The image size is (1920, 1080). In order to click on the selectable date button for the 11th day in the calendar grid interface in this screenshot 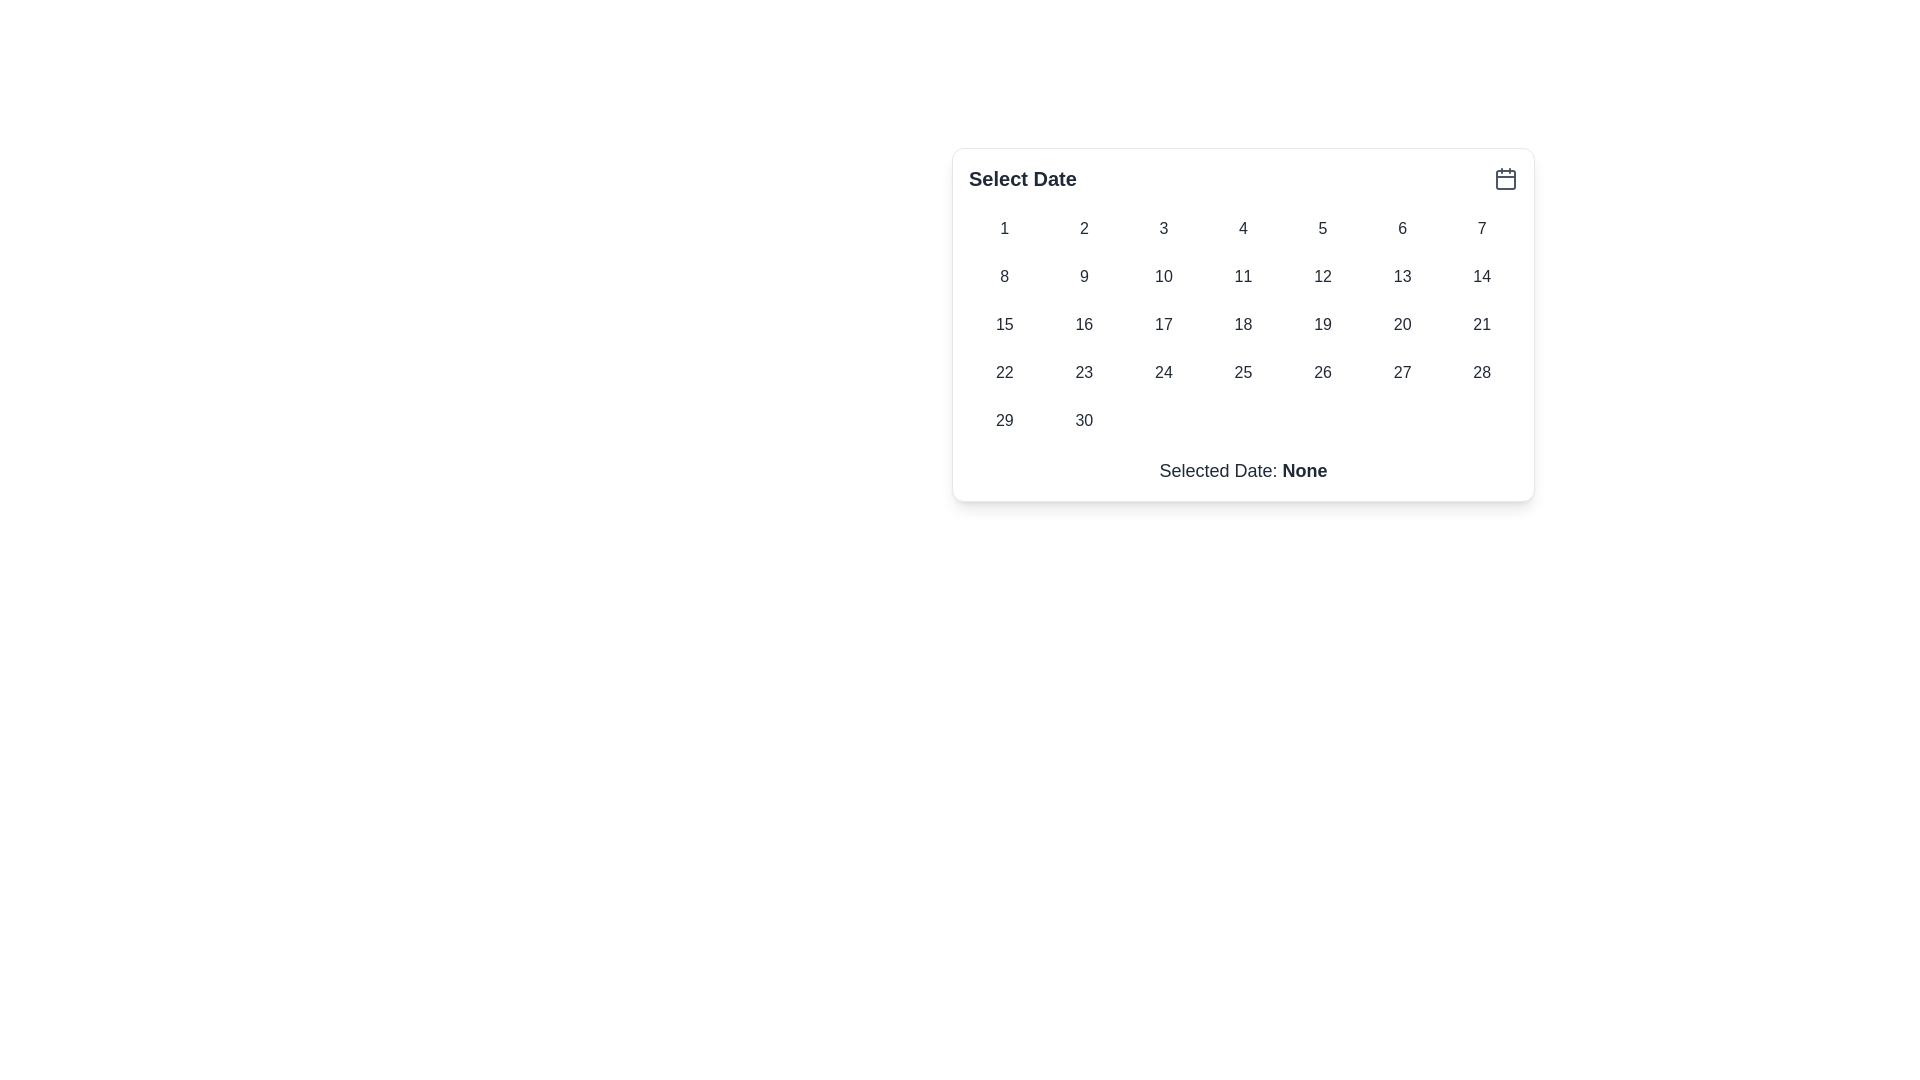, I will do `click(1242, 277)`.